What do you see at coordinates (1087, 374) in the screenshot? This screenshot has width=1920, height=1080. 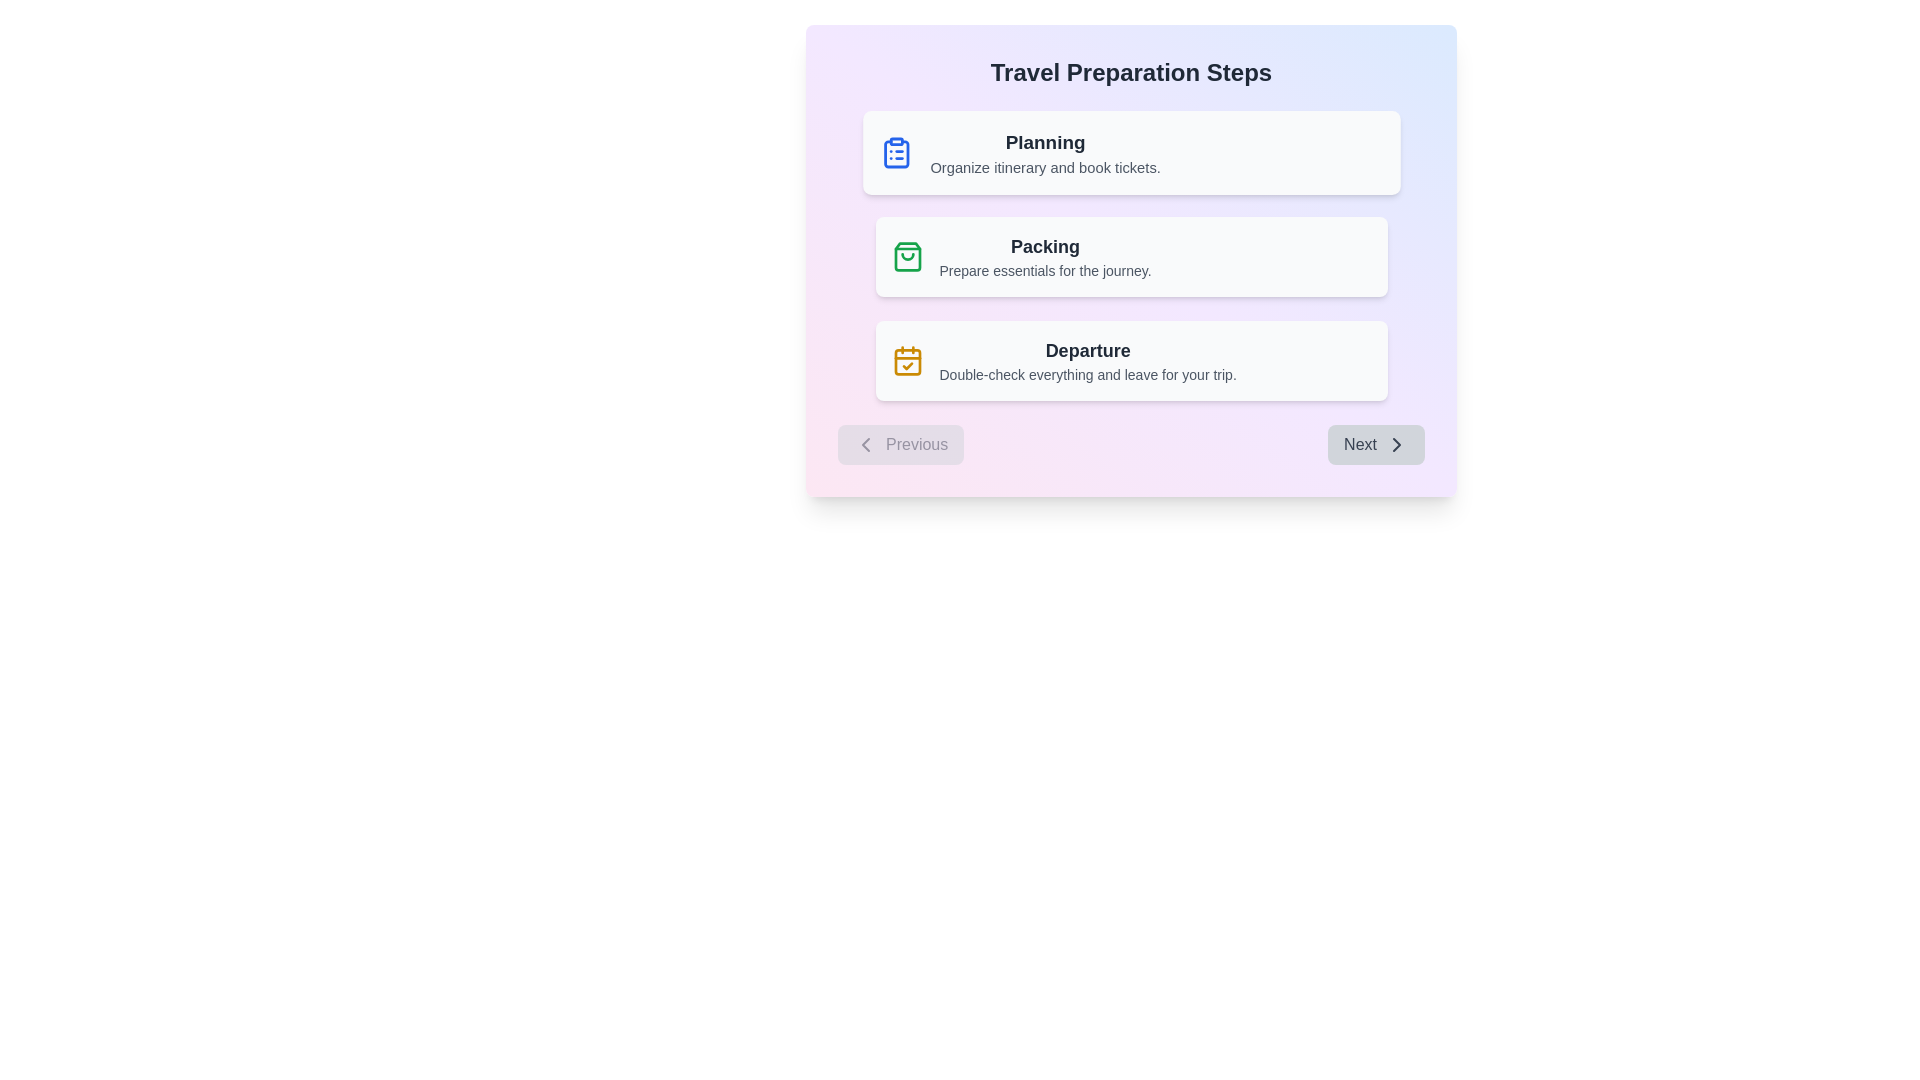 I see `the static text label that provides instruction details positioned below the 'Departure' title in the 'Travel Preparation Steps' interface` at bounding box center [1087, 374].